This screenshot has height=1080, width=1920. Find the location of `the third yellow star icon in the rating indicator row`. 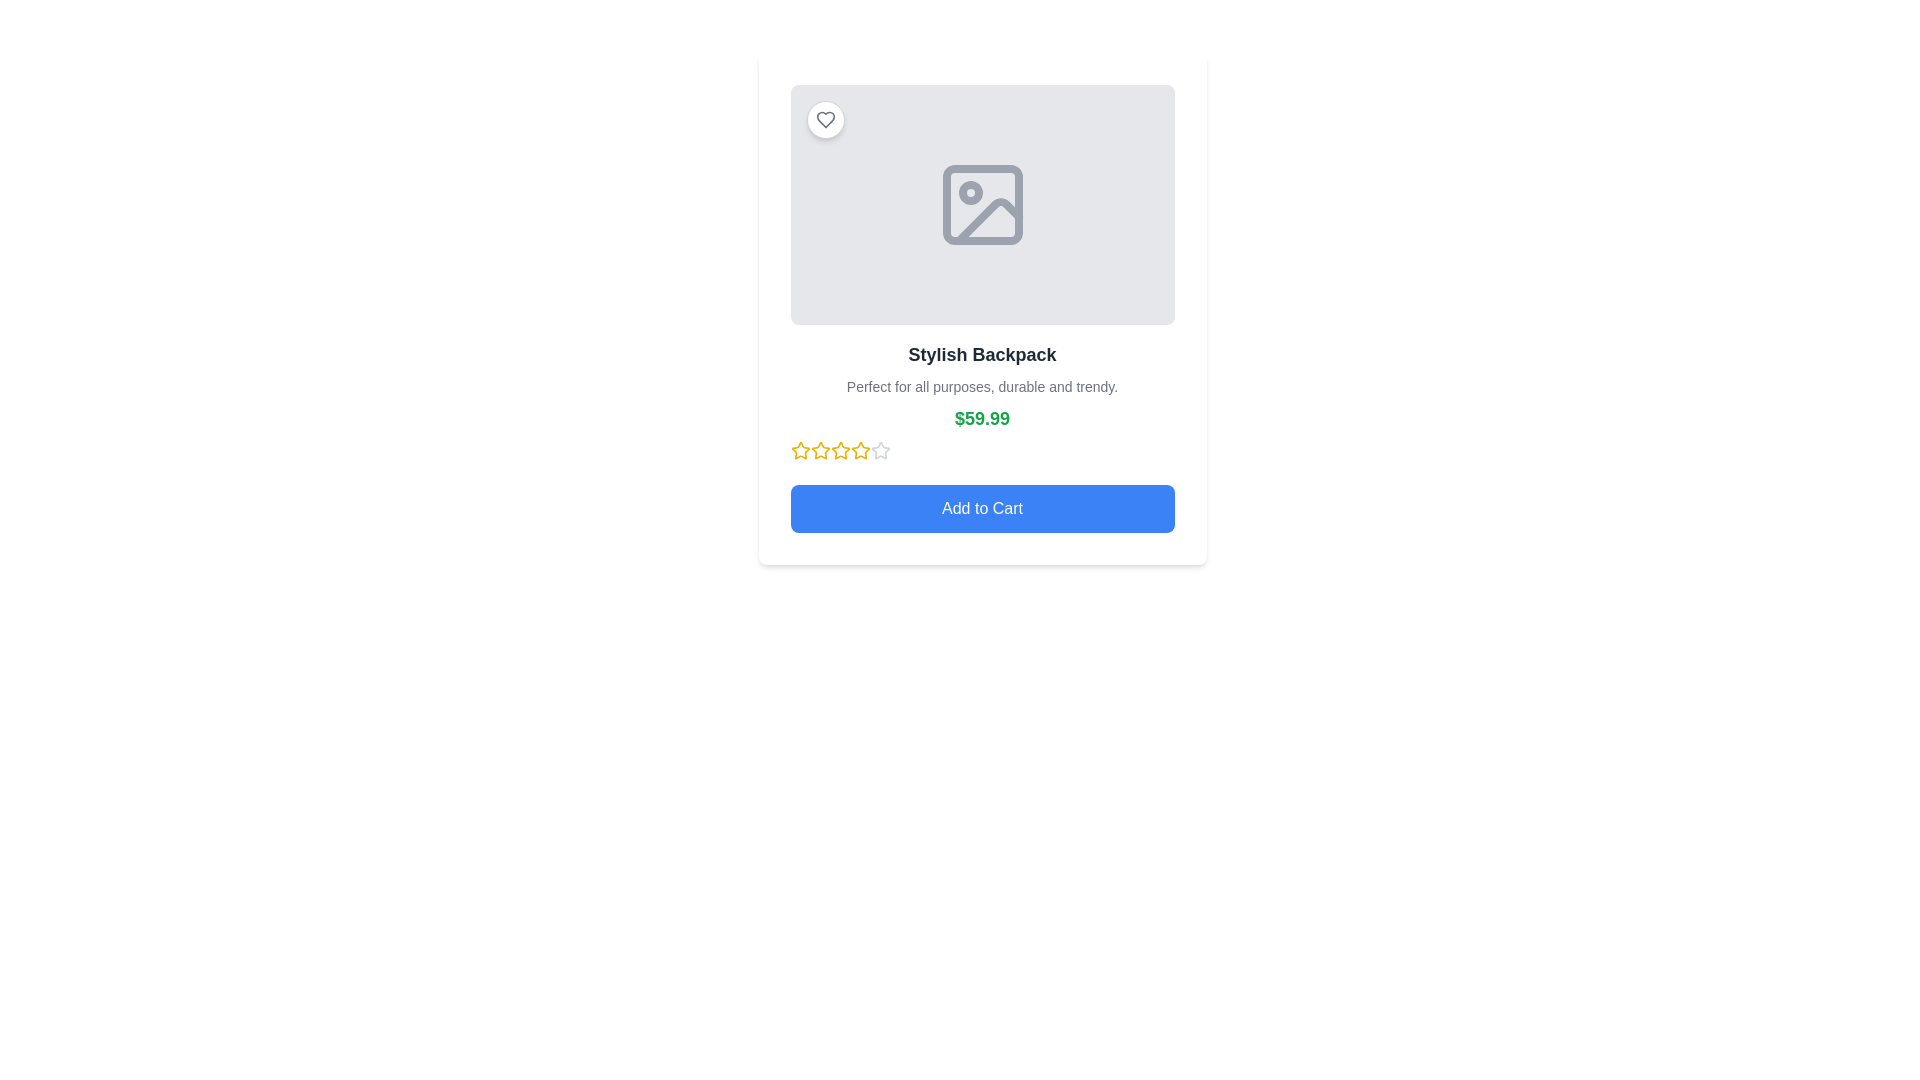

the third yellow star icon in the rating indicator row is located at coordinates (860, 450).